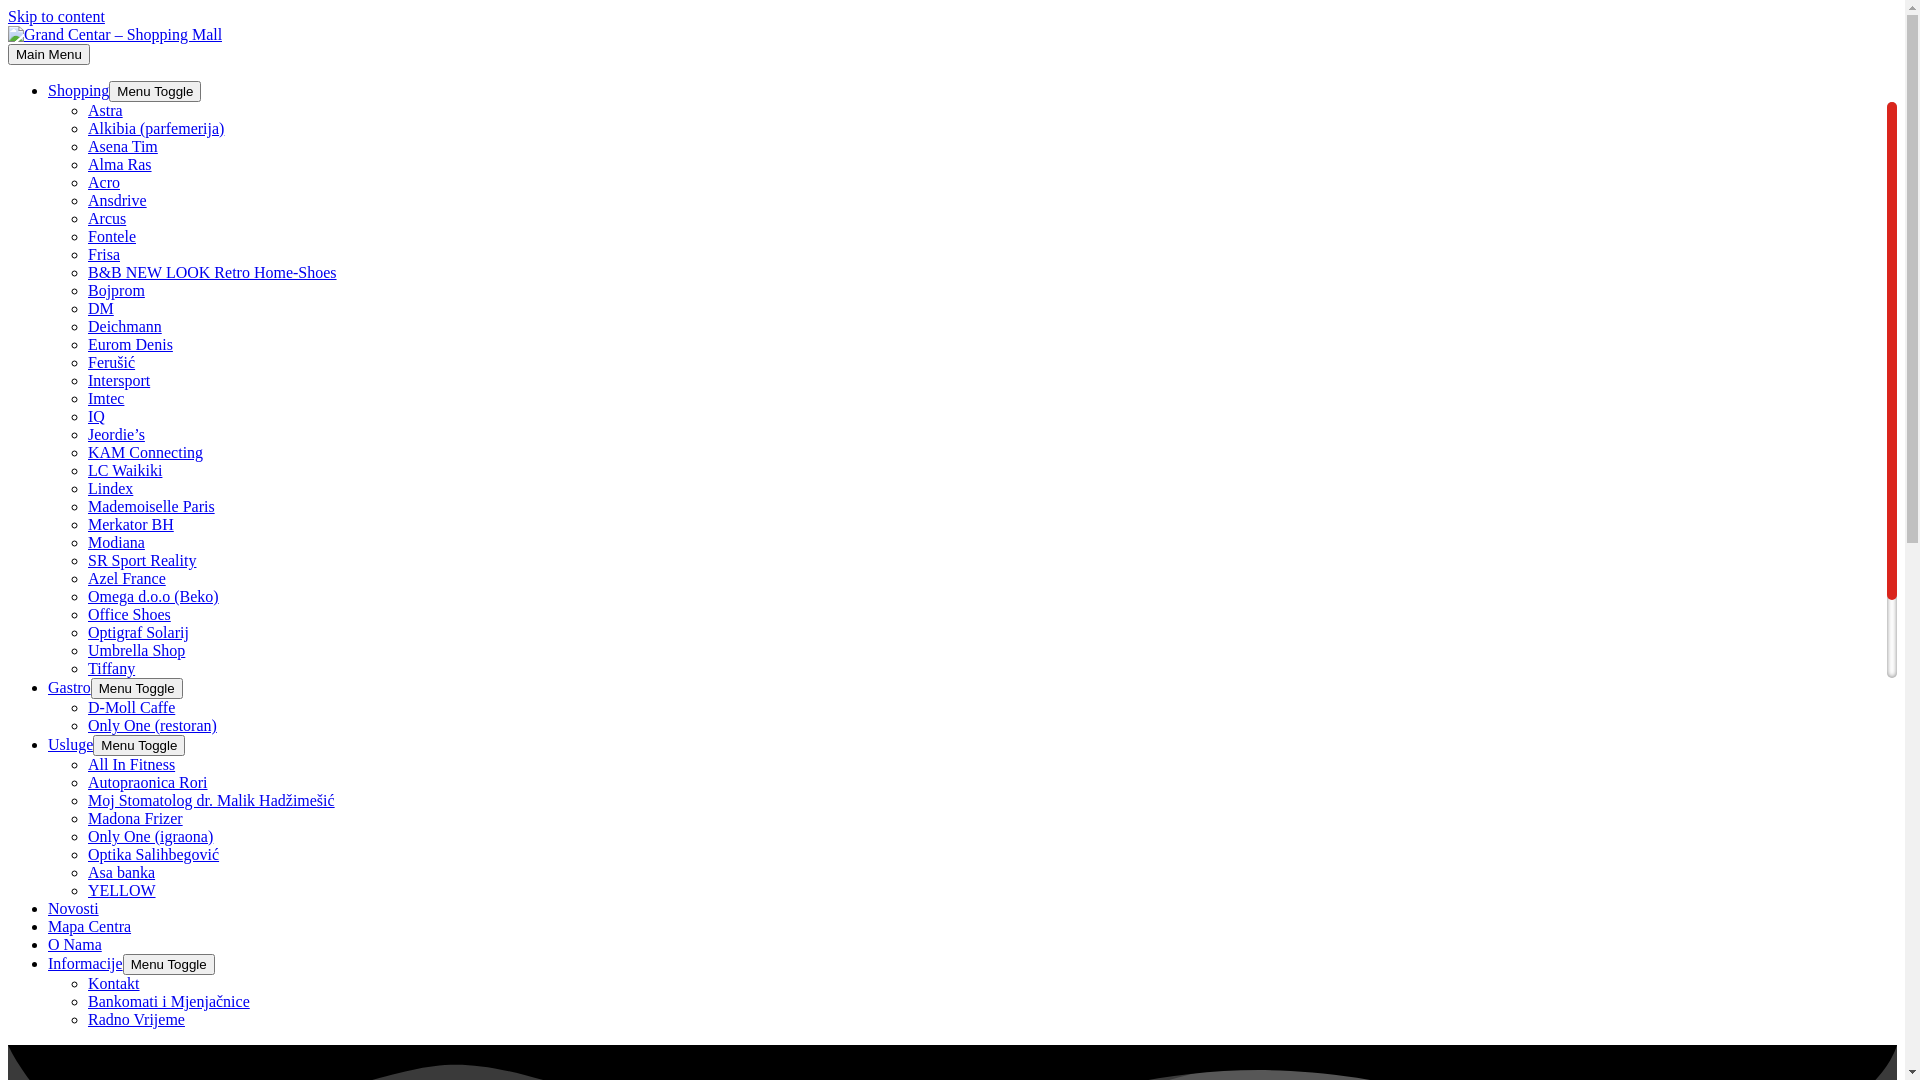 Image resolution: width=1920 pixels, height=1080 pixels. What do you see at coordinates (78, 90) in the screenshot?
I see `'Shopping'` at bounding box center [78, 90].